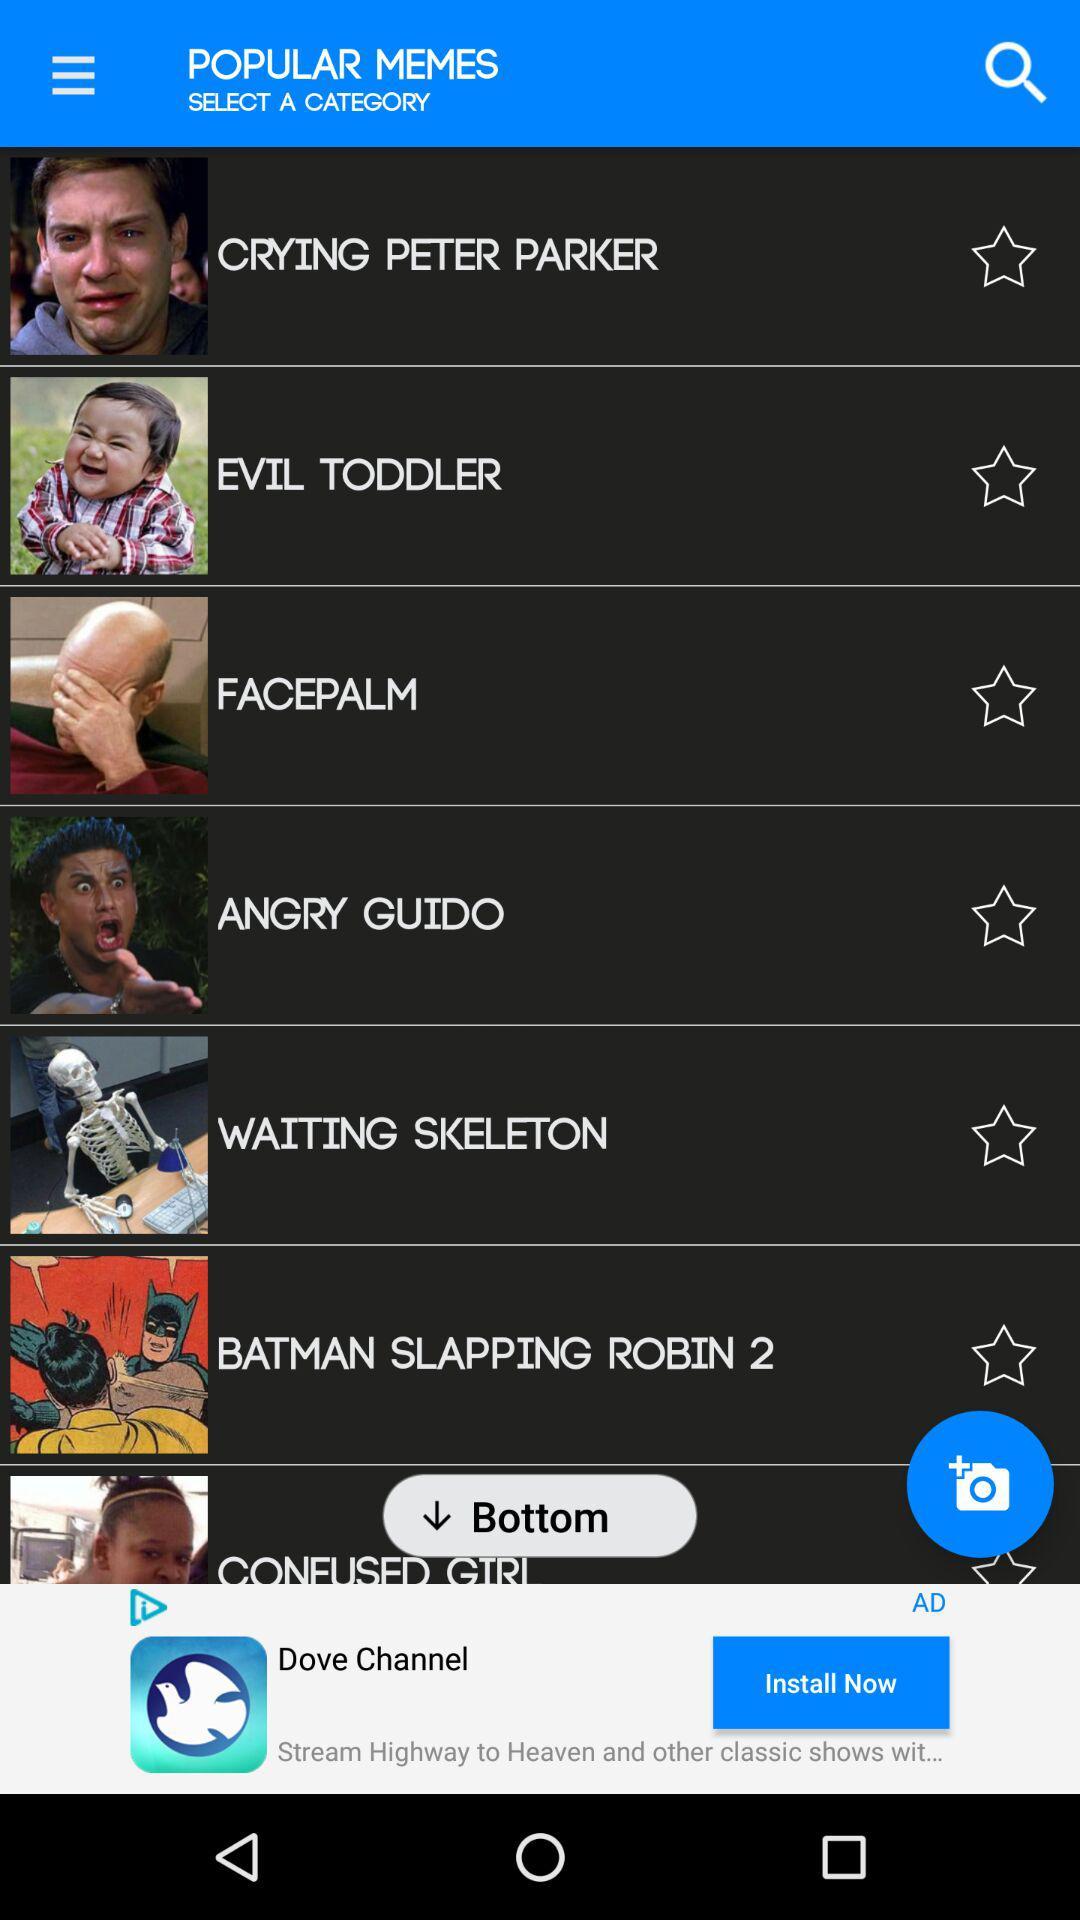  What do you see at coordinates (1003, 474) in the screenshot?
I see `favorite` at bounding box center [1003, 474].